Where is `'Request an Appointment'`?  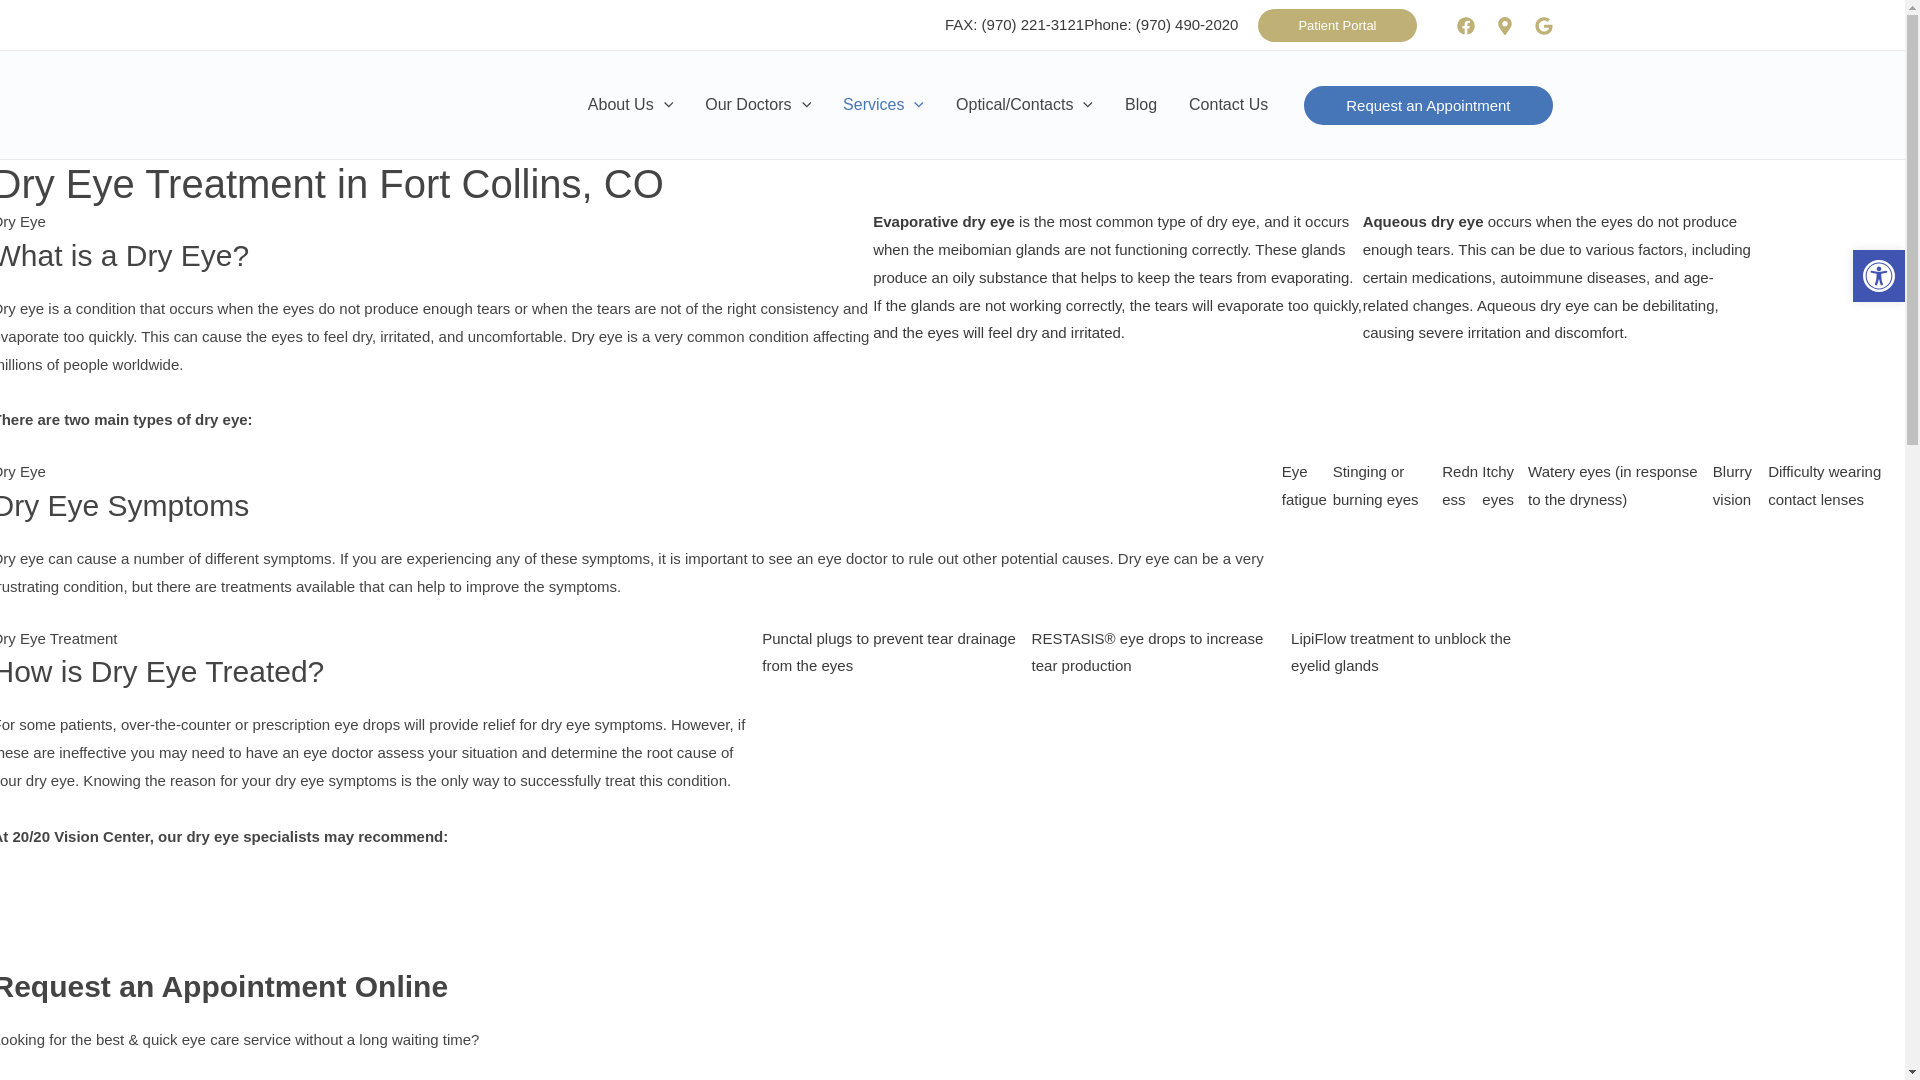 'Request an Appointment' is located at coordinates (1427, 105).